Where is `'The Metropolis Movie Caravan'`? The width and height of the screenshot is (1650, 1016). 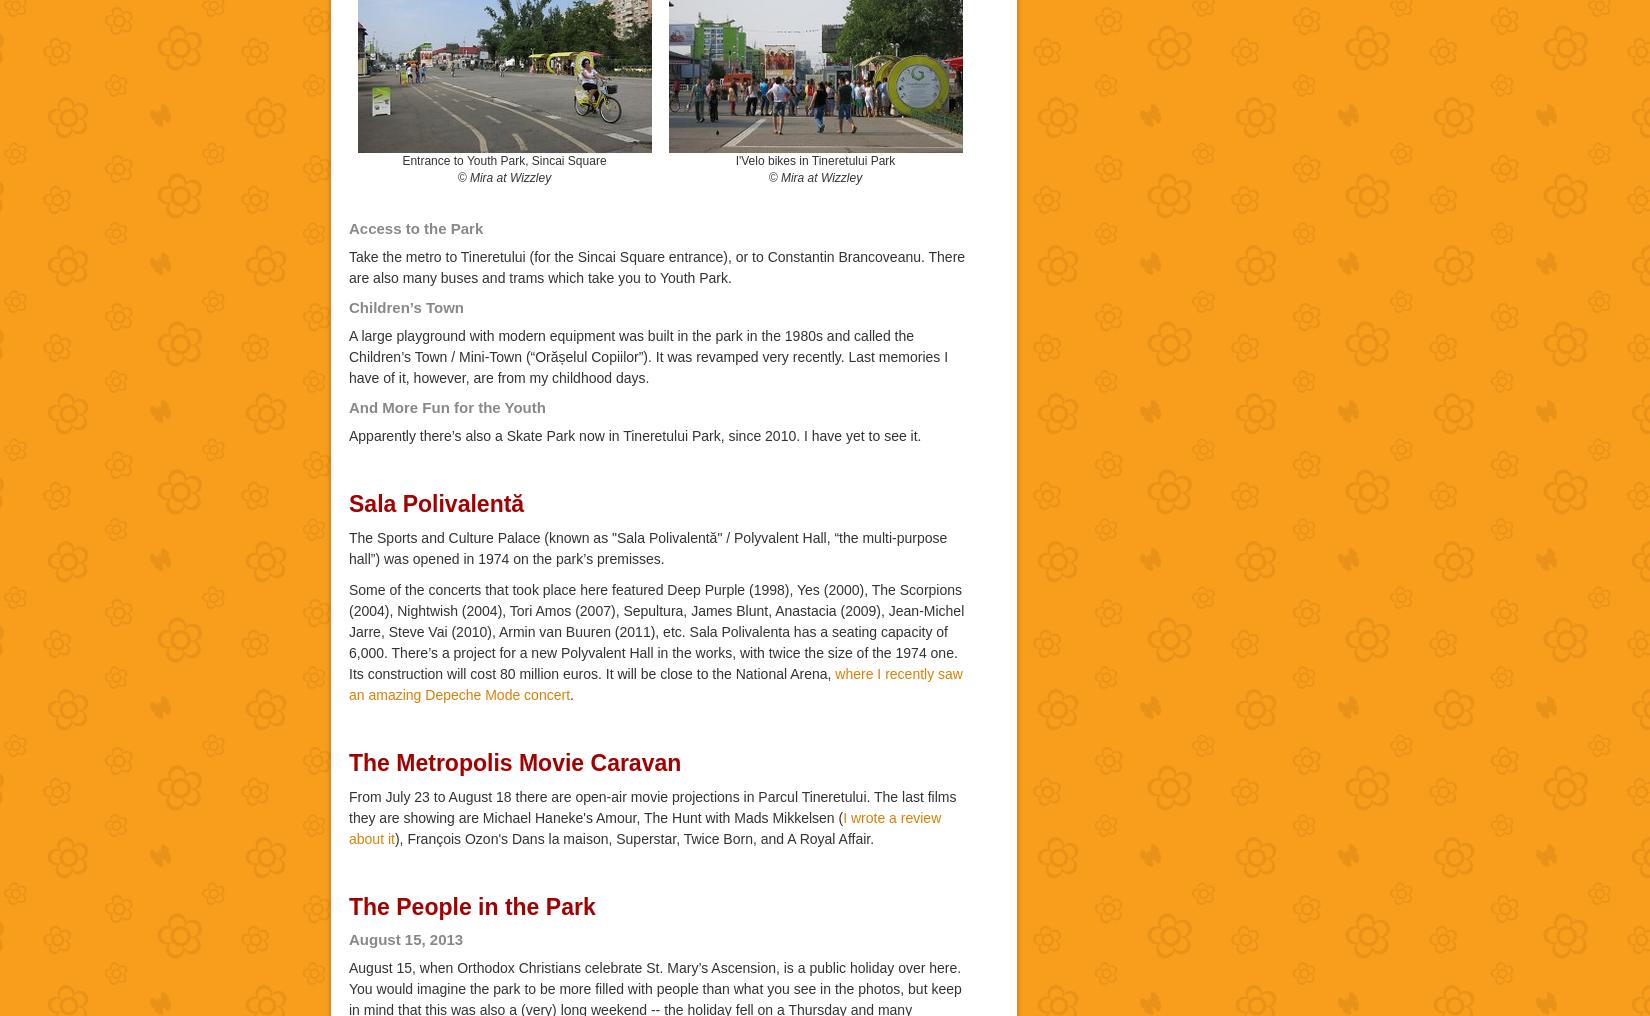 'The Metropolis Movie Caravan' is located at coordinates (513, 762).